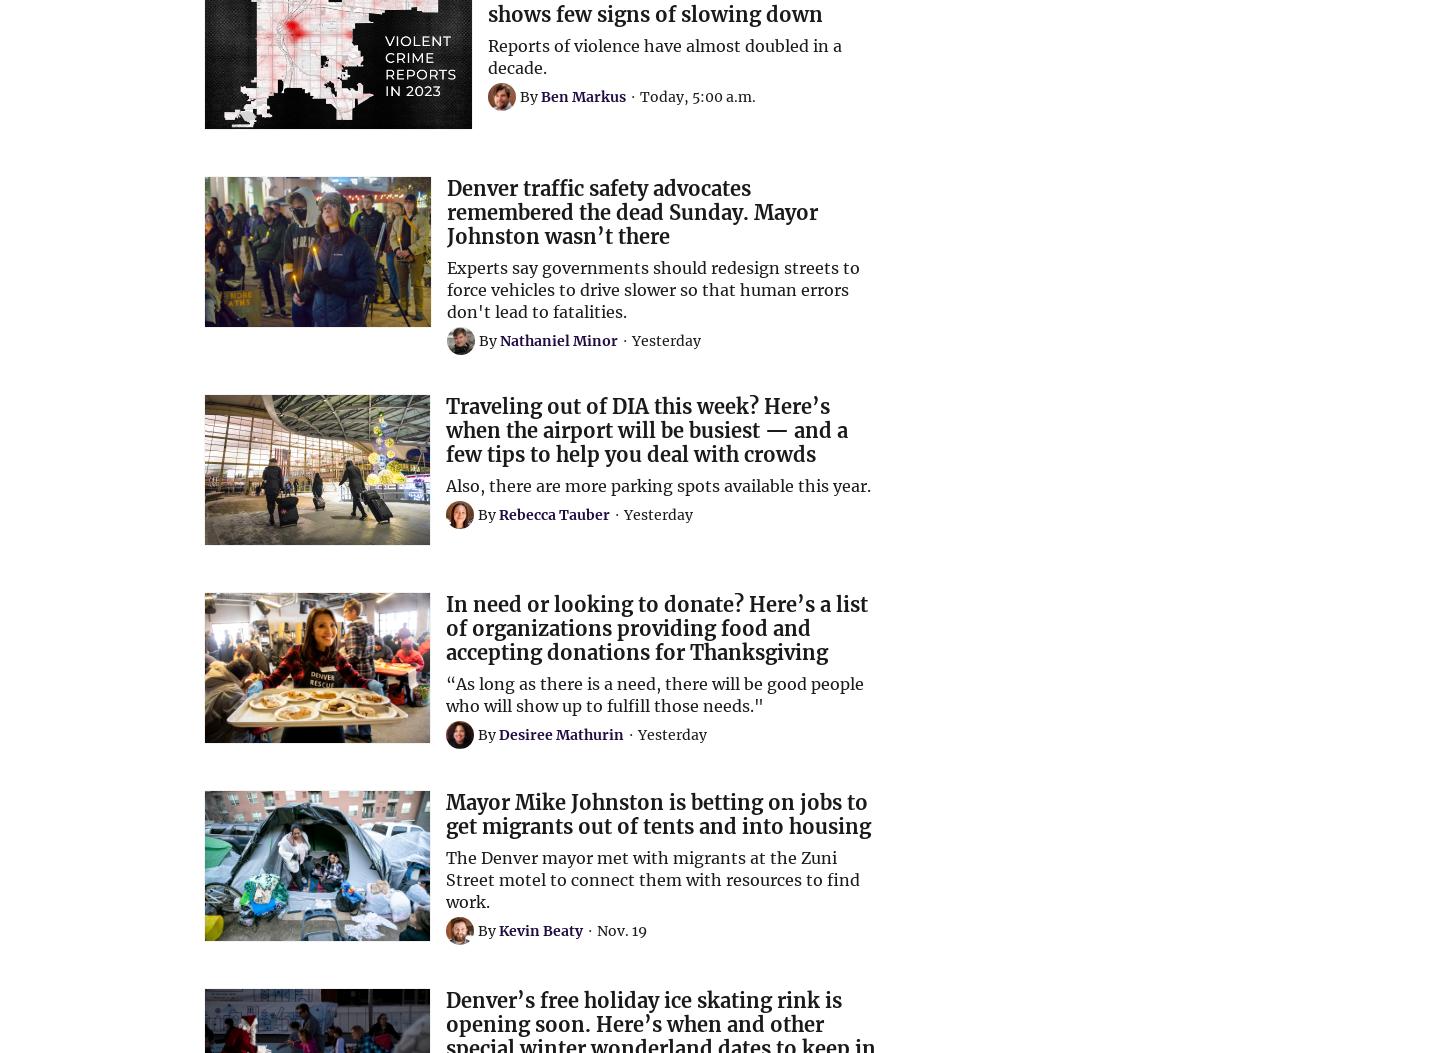 The width and height of the screenshot is (1440, 1053). I want to click on 'Also, there are more parking spots available this year.', so click(657, 485).